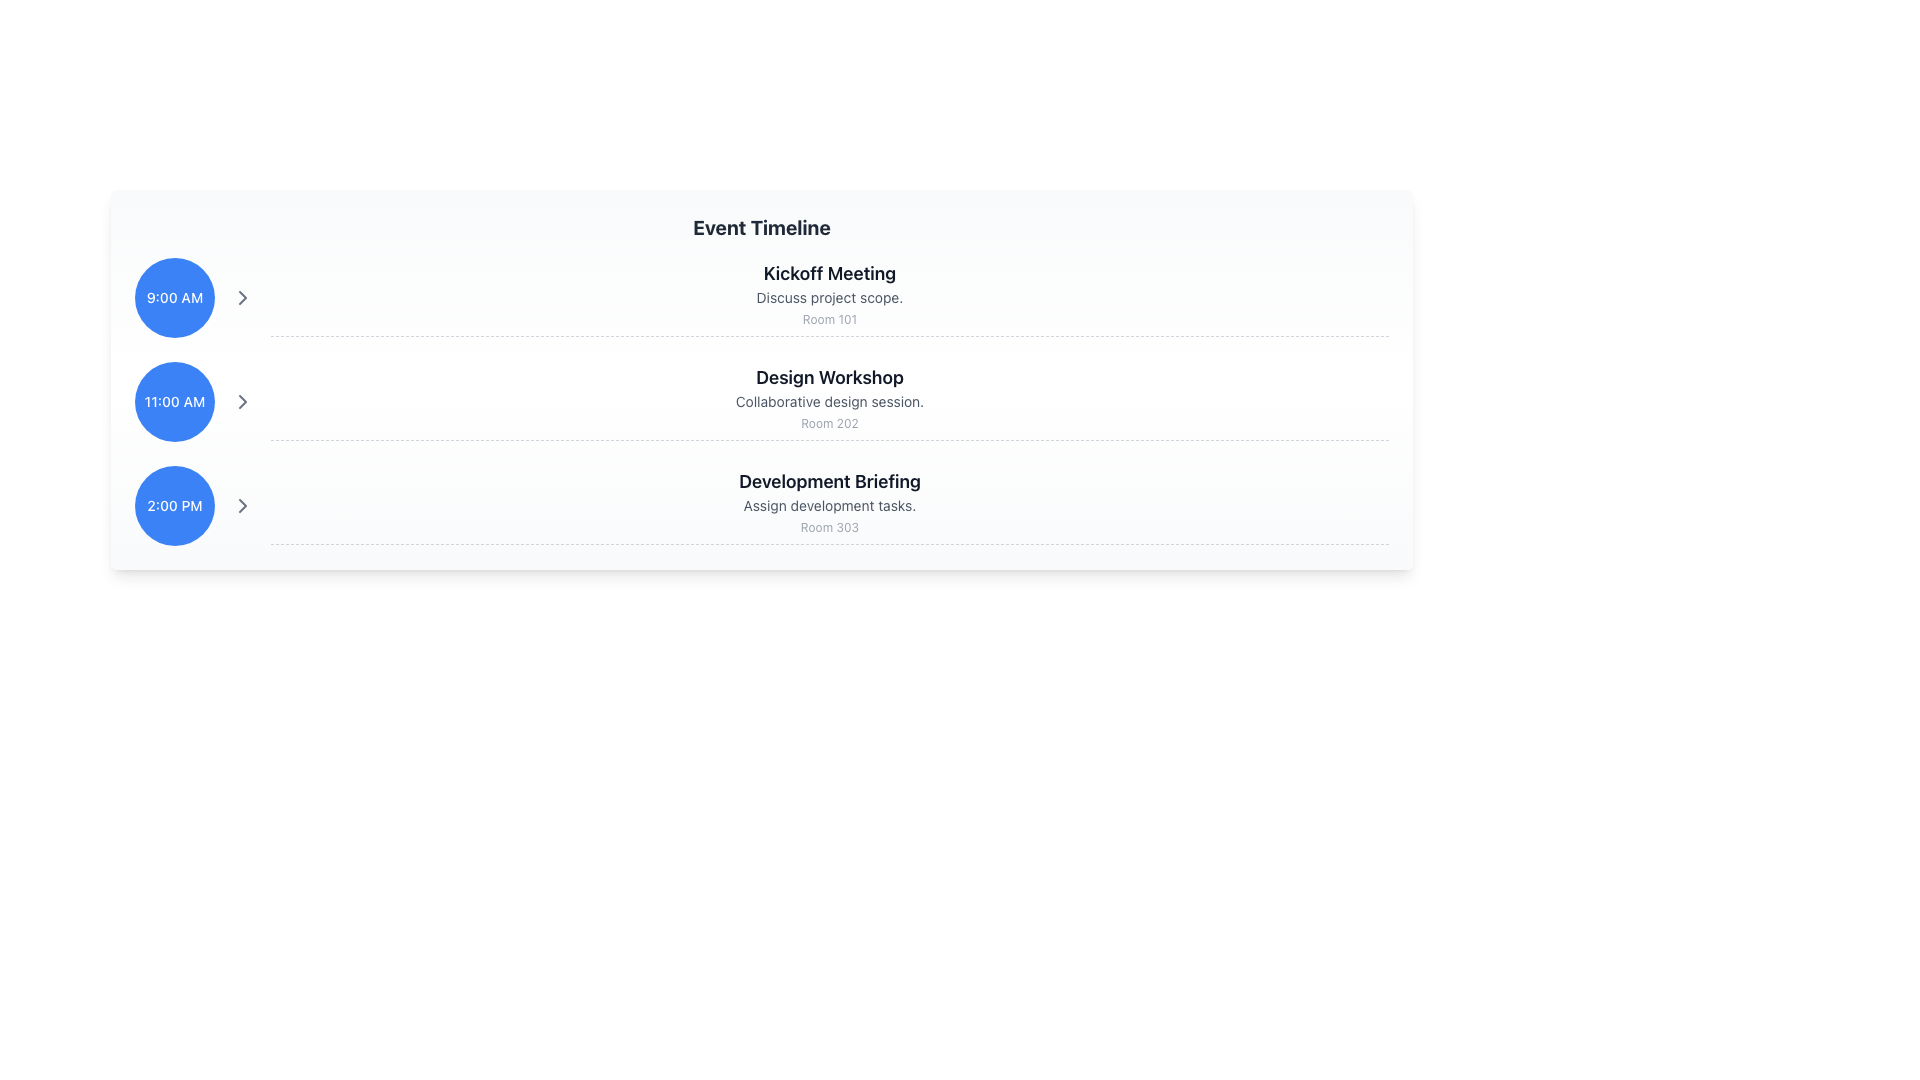  Describe the element at coordinates (830, 401) in the screenshot. I see `the informational text block titled 'Design Workshop', which includes the subtitle 'Collaborative design session.' and the room number 'Room 202', visually distinguished by a dashed underline` at that location.